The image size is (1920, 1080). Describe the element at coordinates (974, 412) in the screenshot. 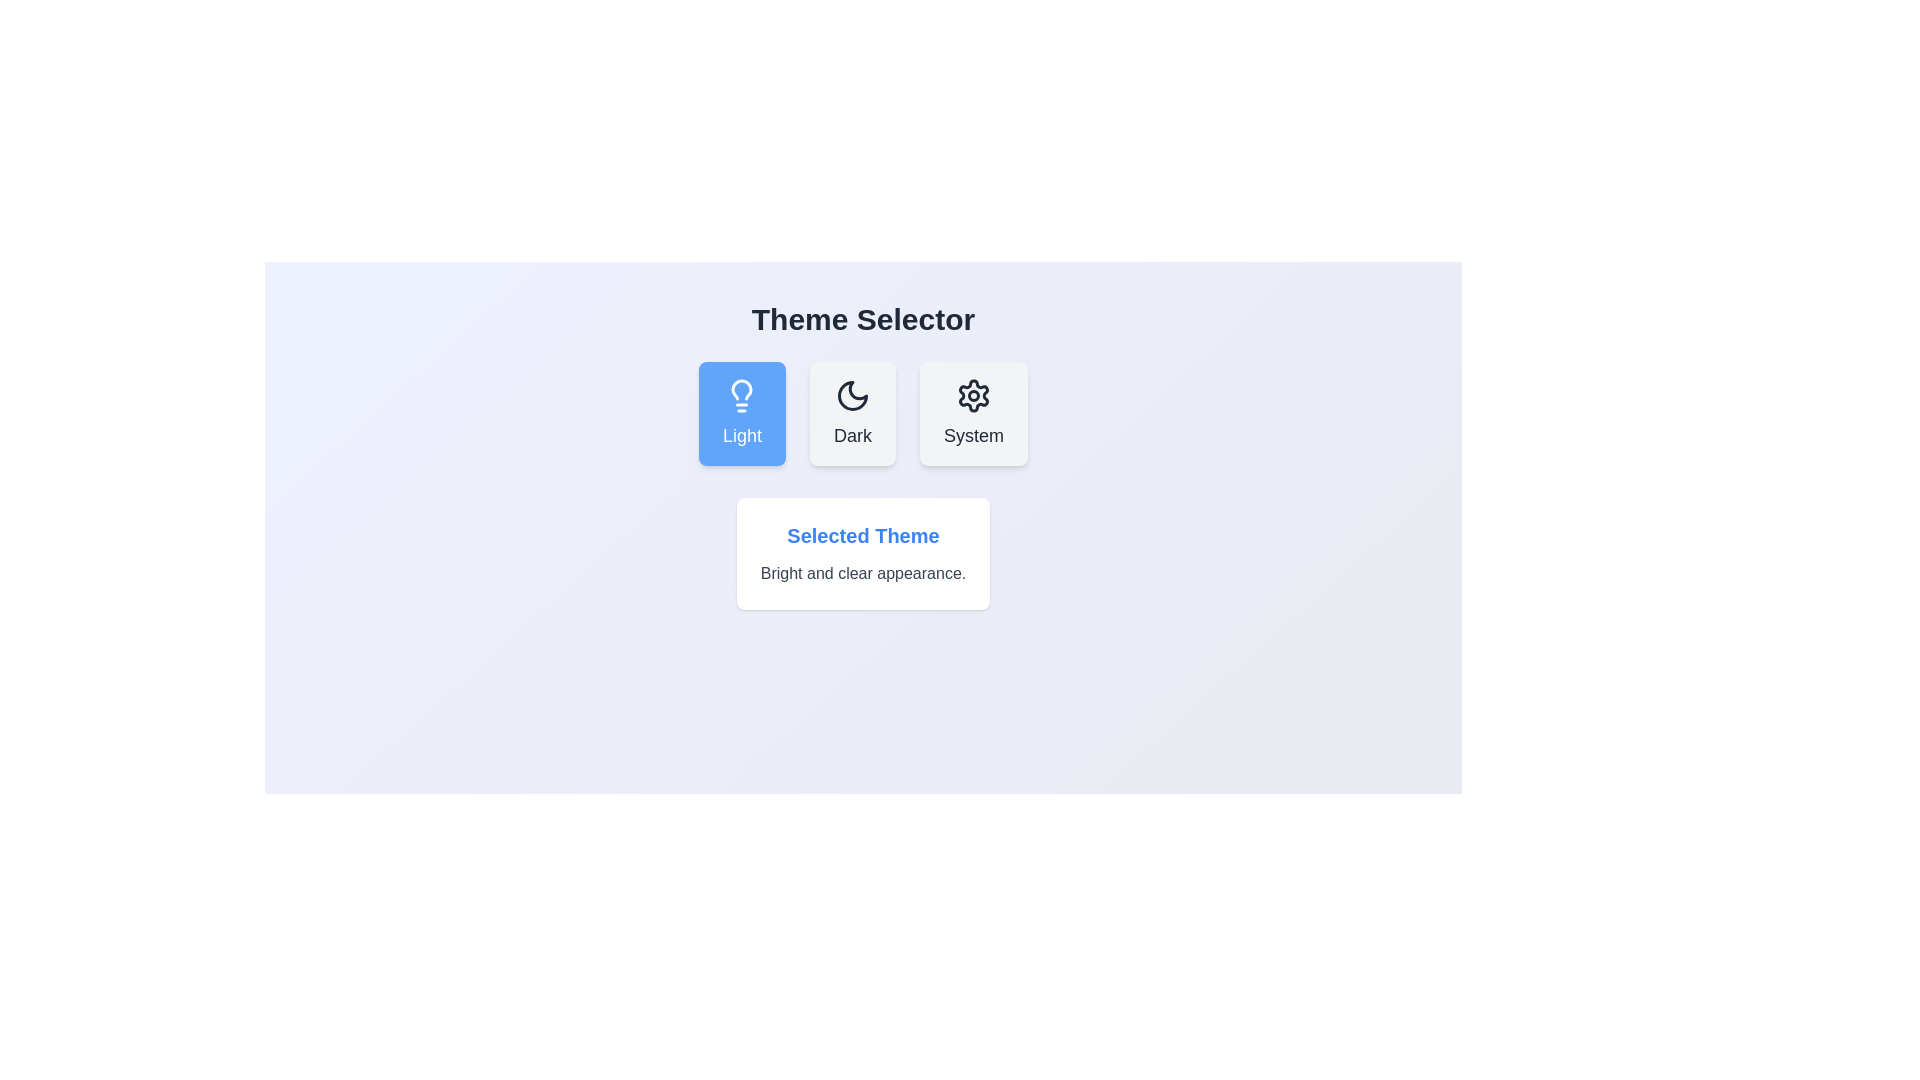

I see `the theme option System to observe its hover effect` at that location.